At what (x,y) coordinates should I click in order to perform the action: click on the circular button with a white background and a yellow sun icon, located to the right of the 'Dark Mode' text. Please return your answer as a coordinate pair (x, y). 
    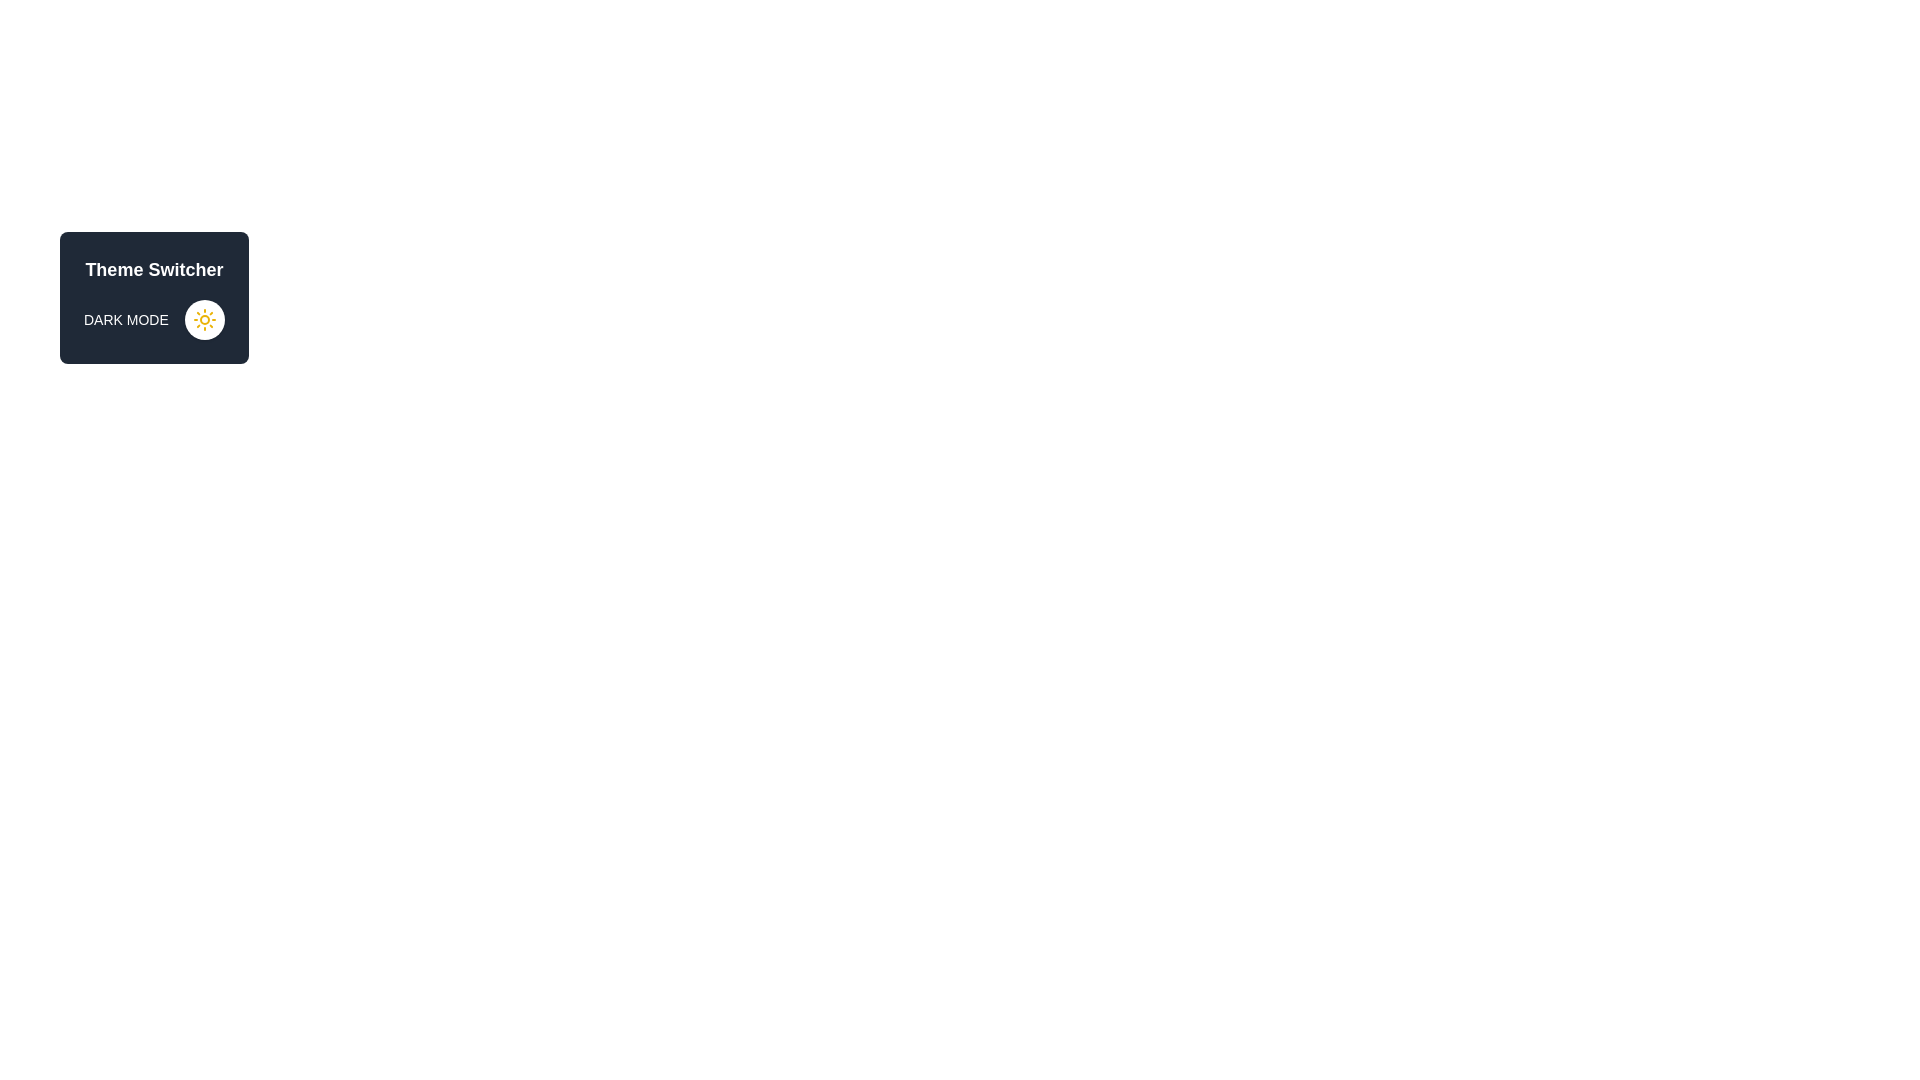
    Looking at the image, I should click on (204, 319).